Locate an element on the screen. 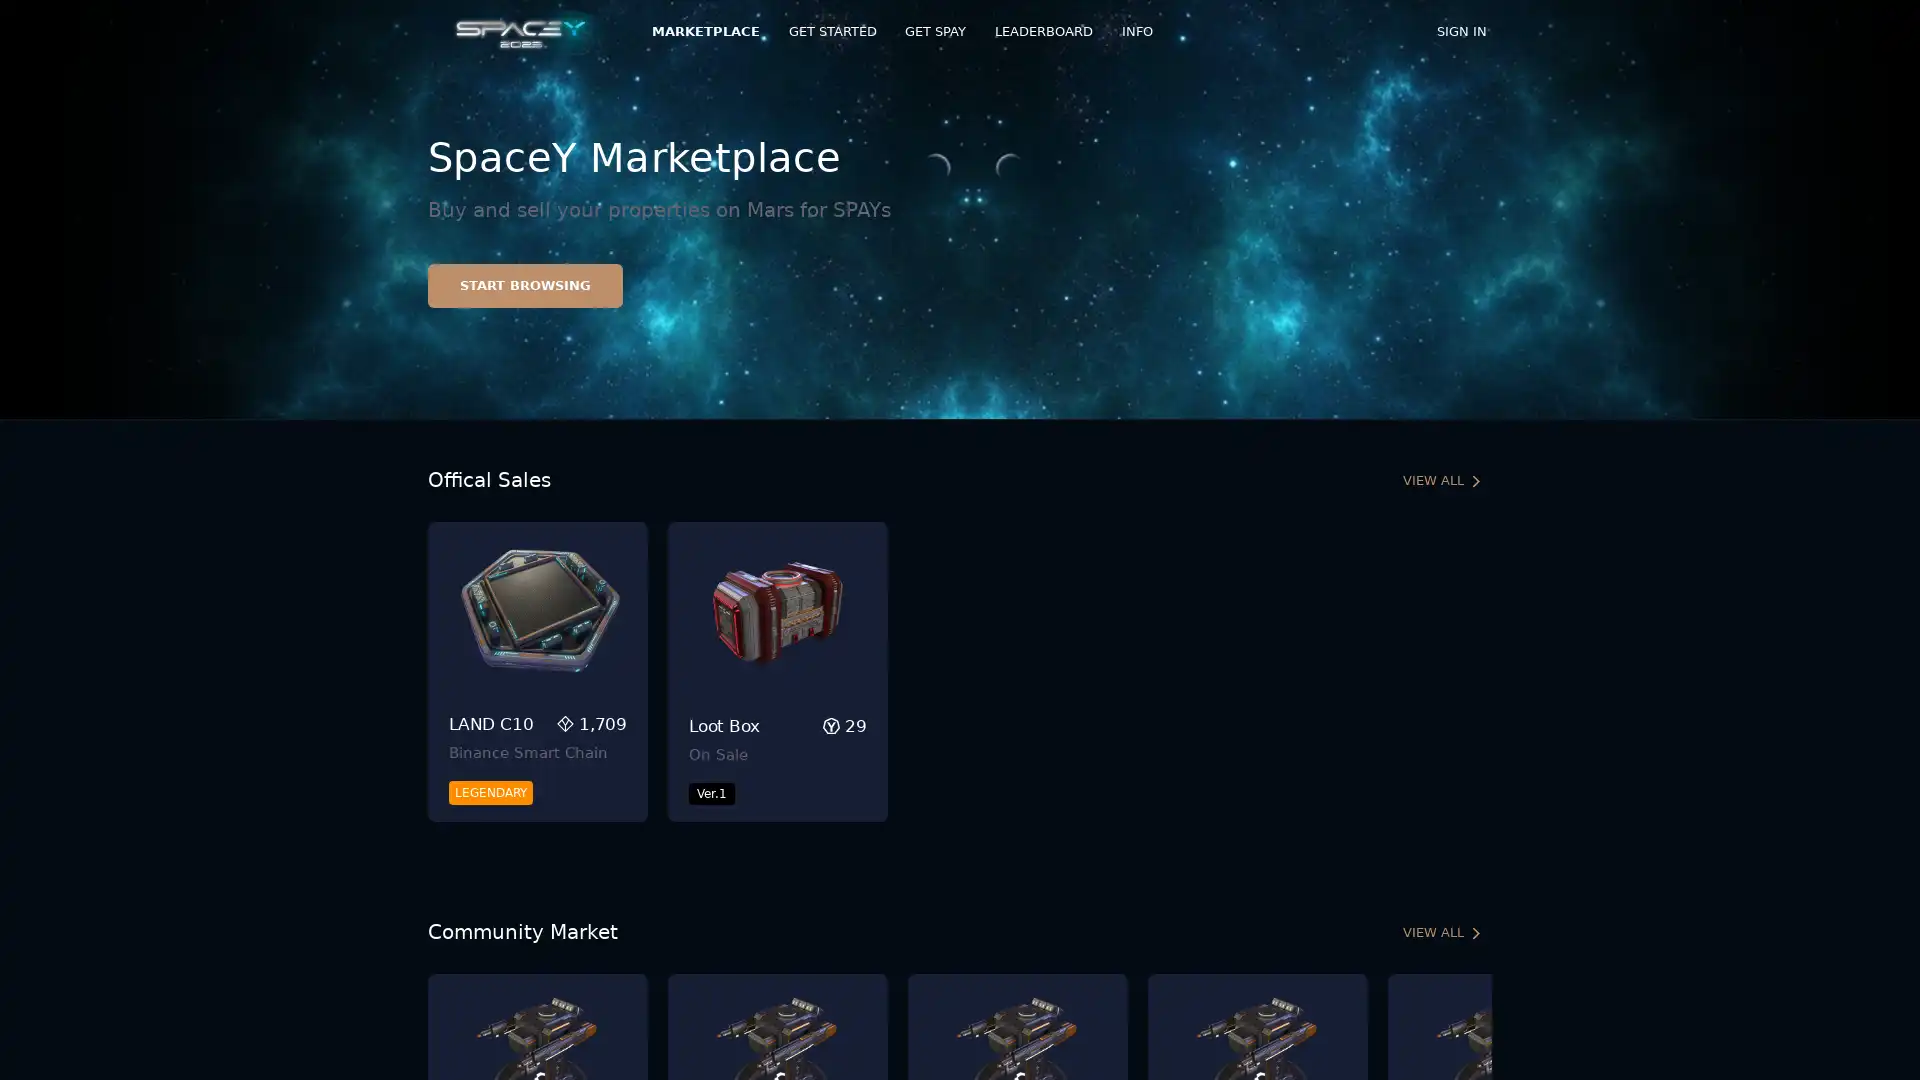 The height and width of the screenshot is (1080, 1920). VIEW ALL is located at coordinates (1443, 481).